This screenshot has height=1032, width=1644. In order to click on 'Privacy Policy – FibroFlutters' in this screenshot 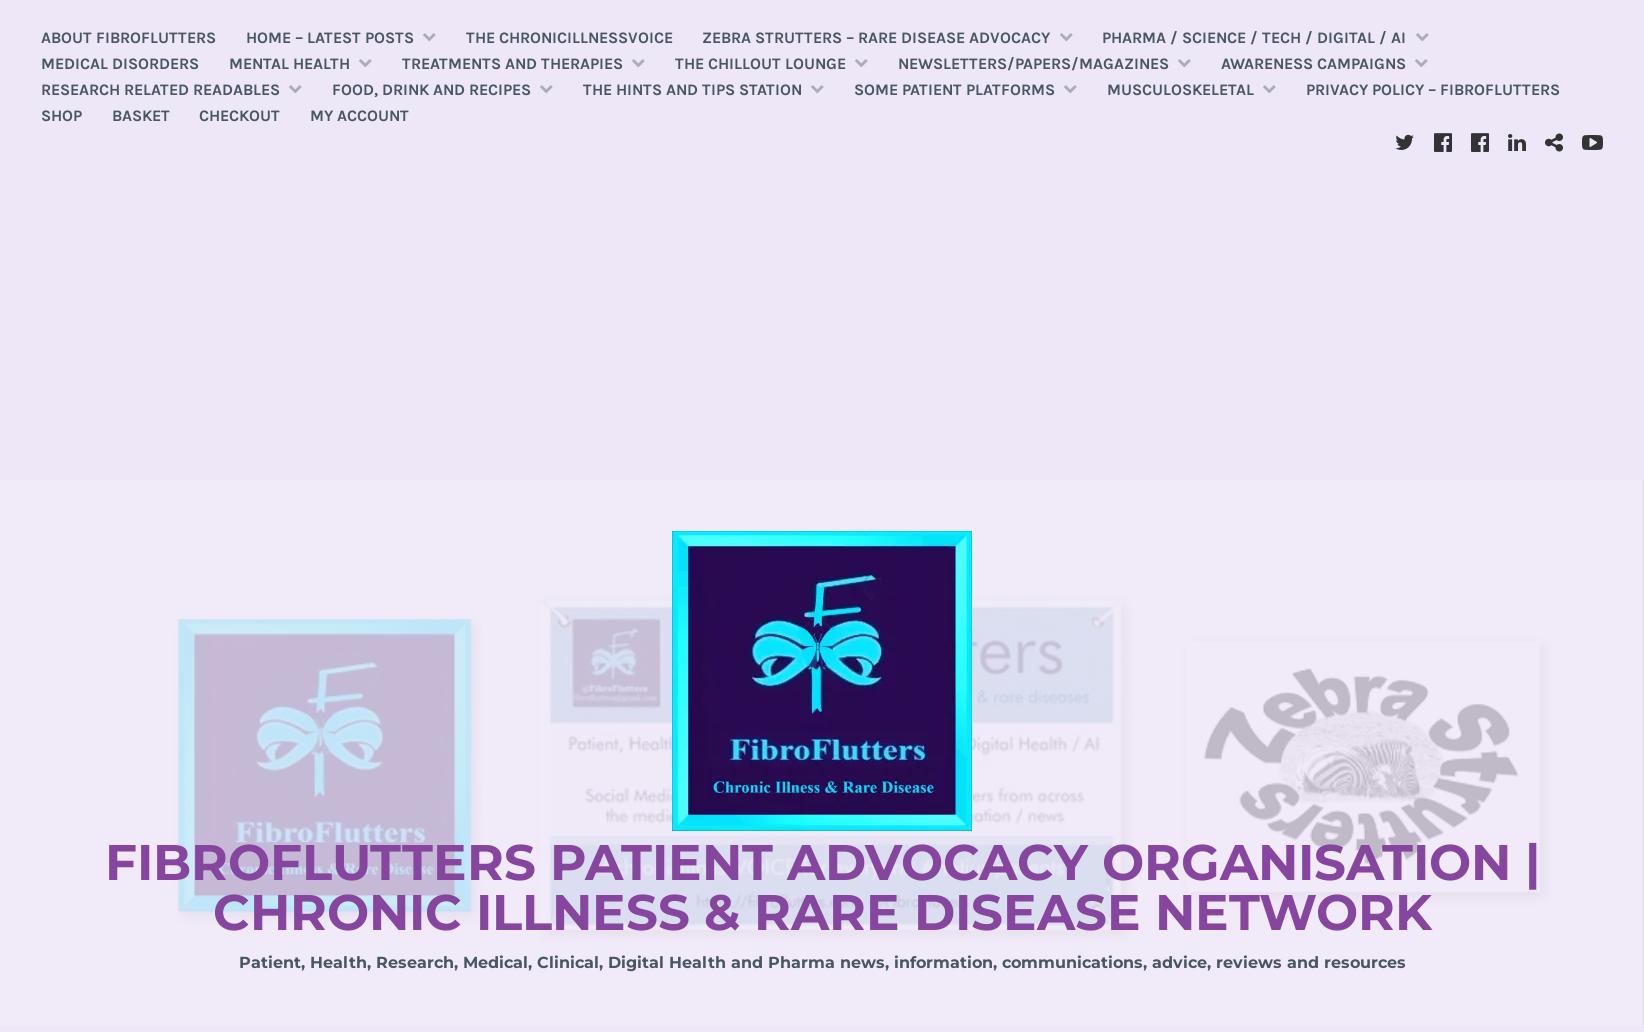, I will do `click(1305, 88)`.